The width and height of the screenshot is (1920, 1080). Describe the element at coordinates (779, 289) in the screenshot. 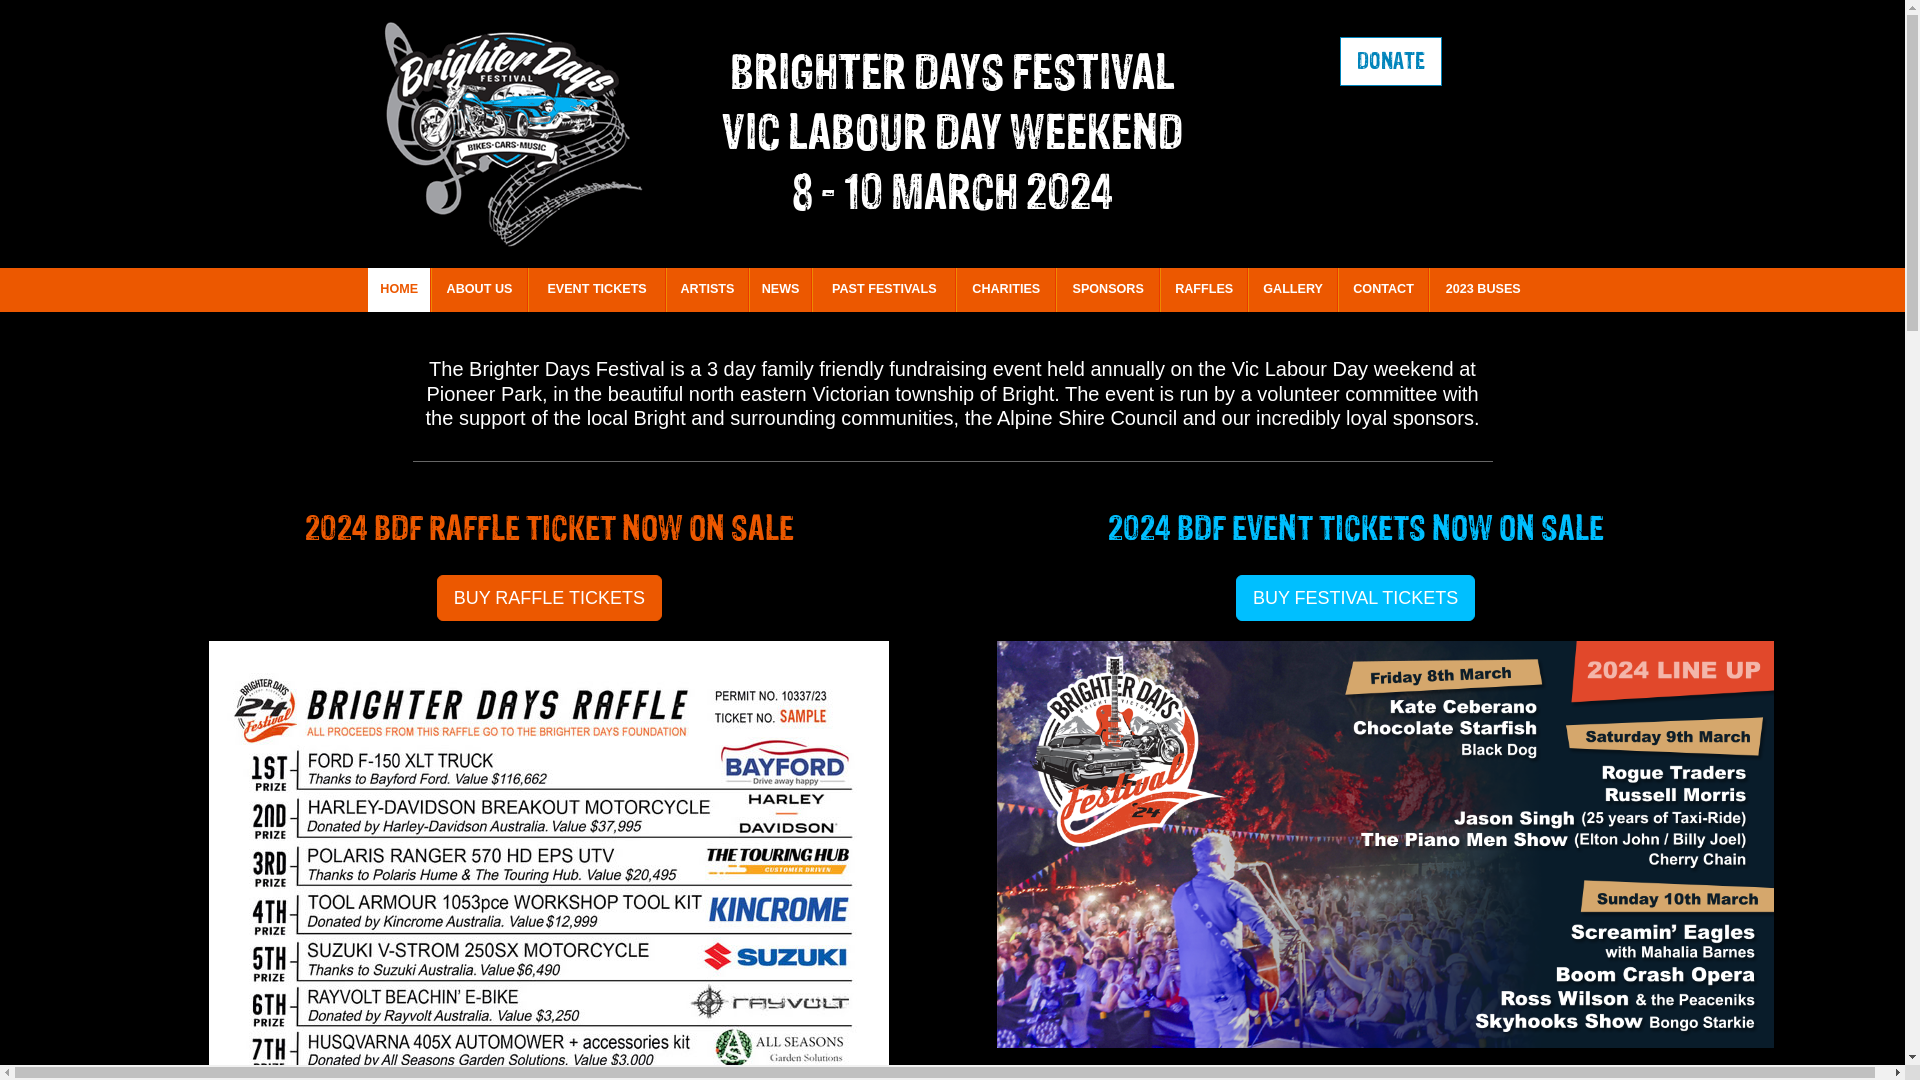

I see `'NEWS'` at that location.